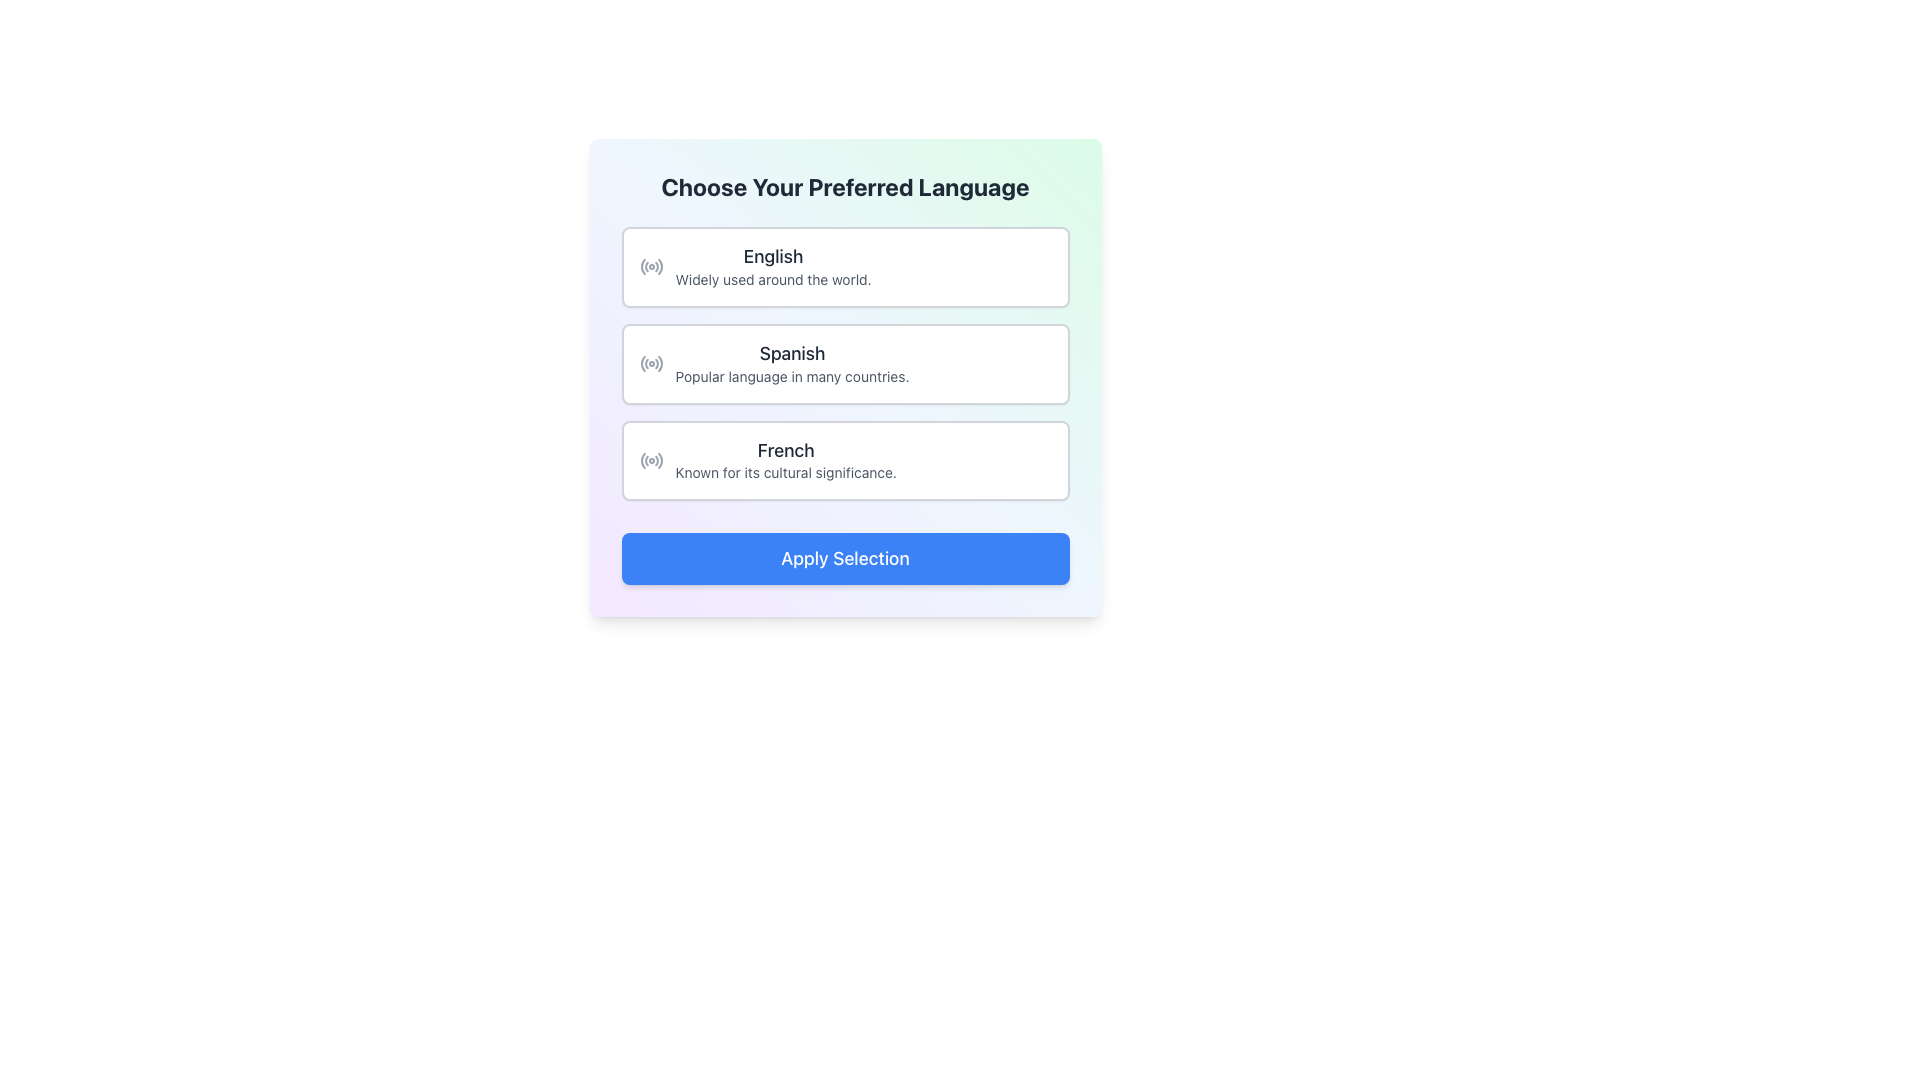  I want to click on the 'English' text label at the top of the card indicating the subject or option, so click(772, 256).